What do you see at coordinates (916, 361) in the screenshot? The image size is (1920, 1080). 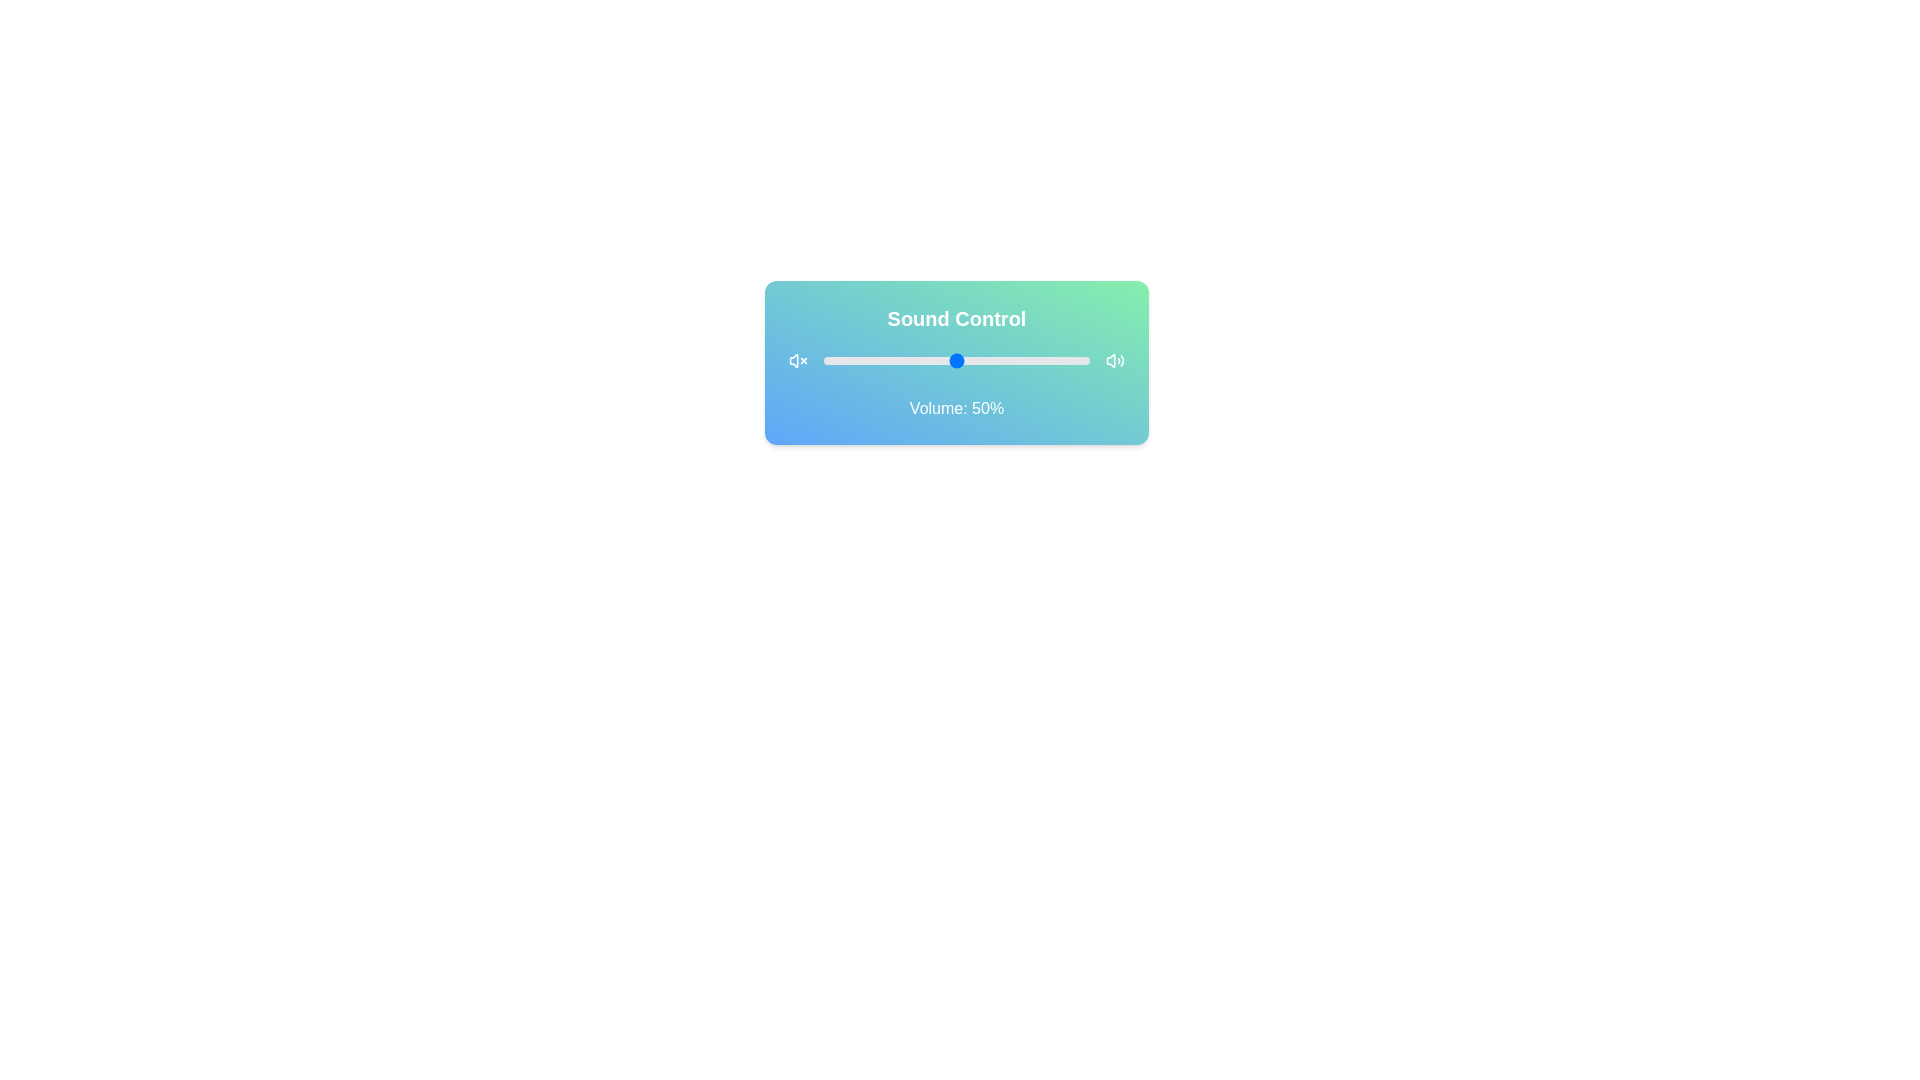 I see `the volume slider` at bounding box center [916, 361].